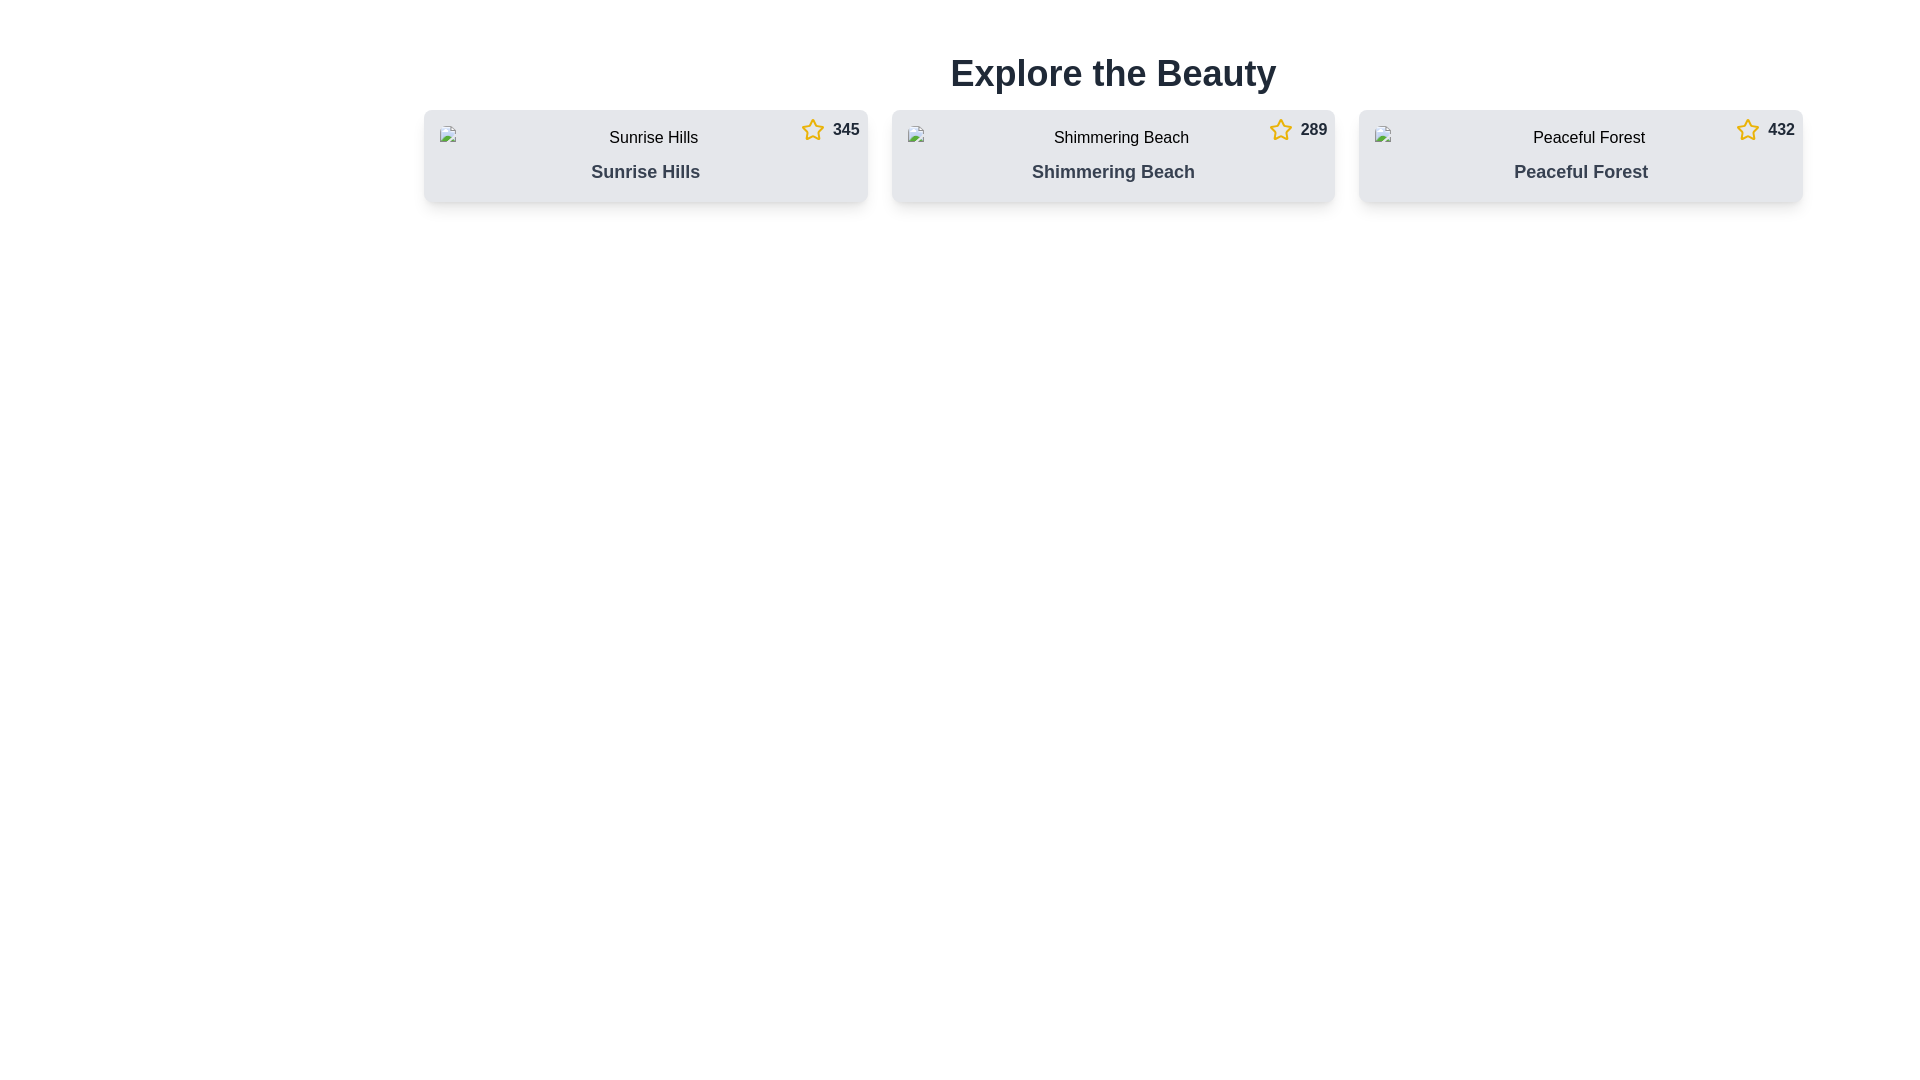 This screenshot has height=1080, width=1920. I want to click on the static text label displaying 'Peaceful Forest', which is positioned at the bottom center of the card representing the listing, so click(1580, 171).